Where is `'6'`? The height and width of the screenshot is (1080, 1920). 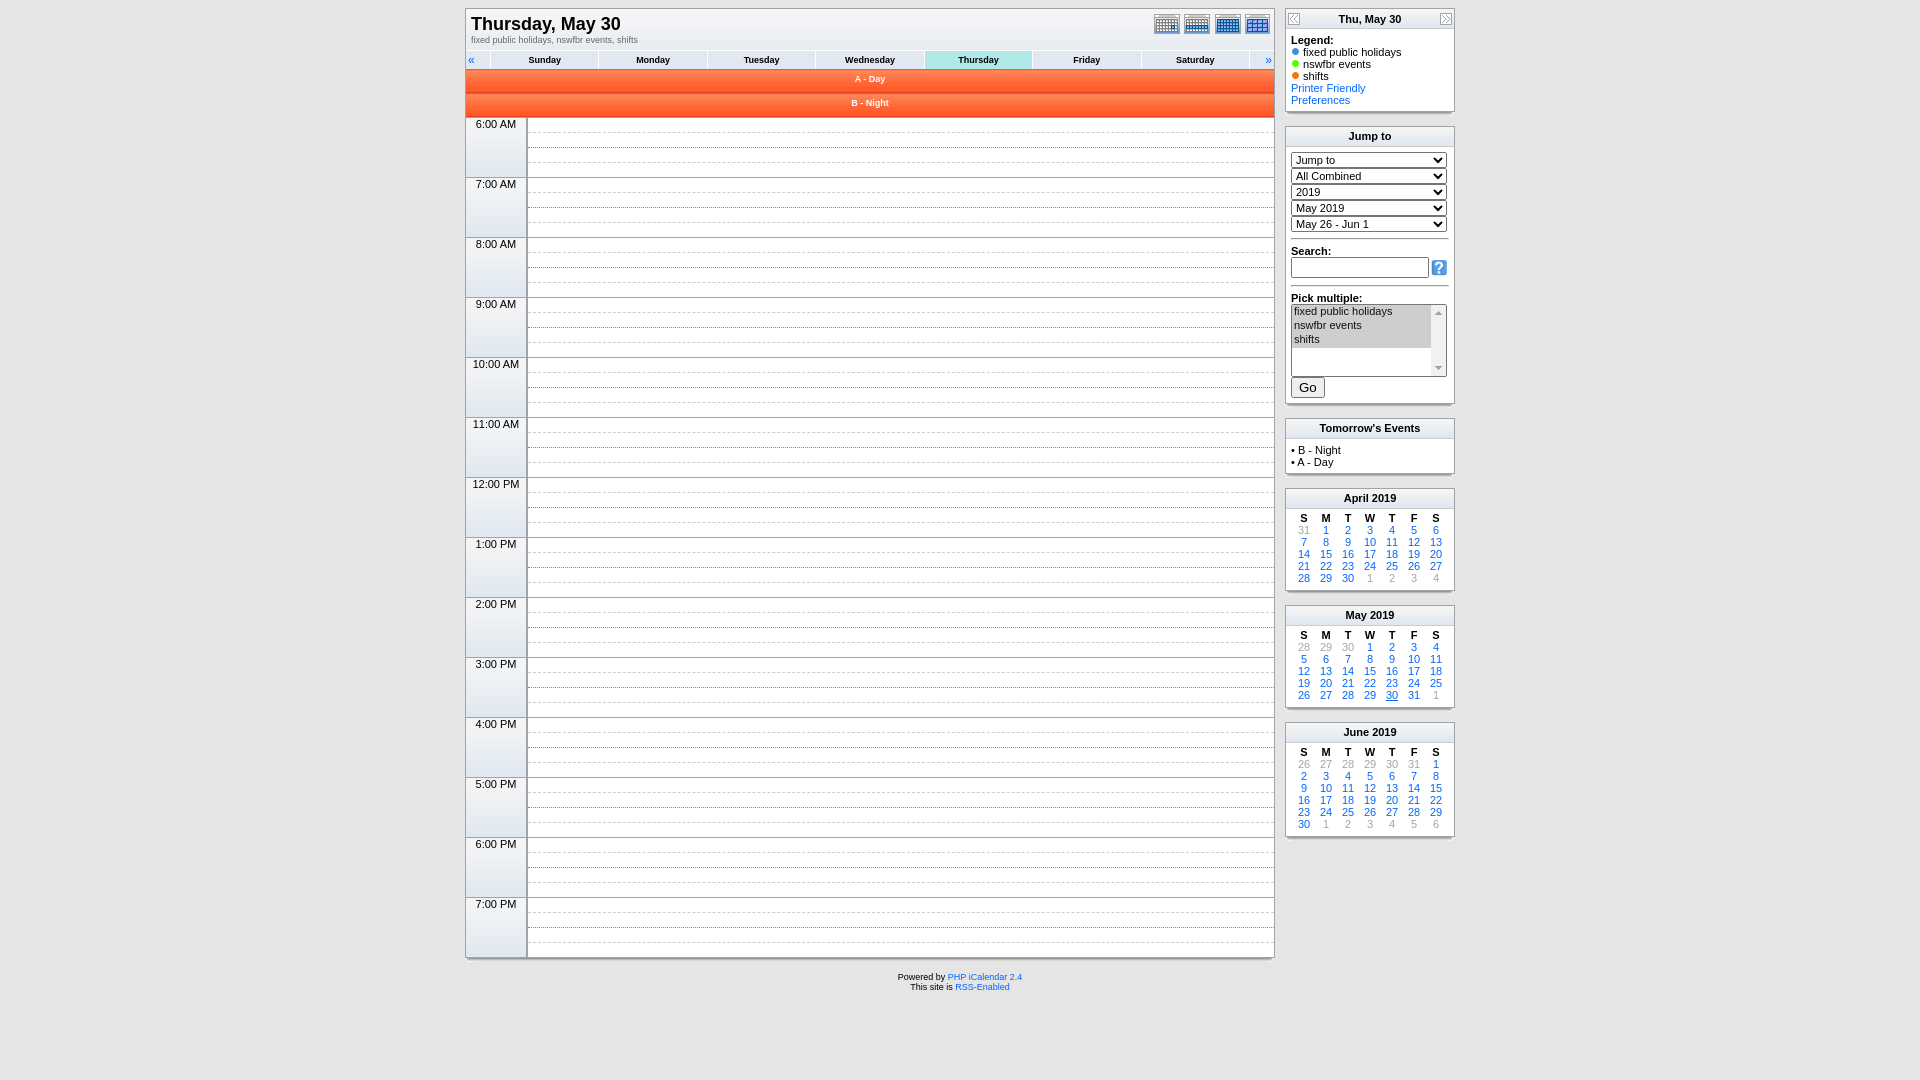
'6' is located at coordinates (1325, 659).